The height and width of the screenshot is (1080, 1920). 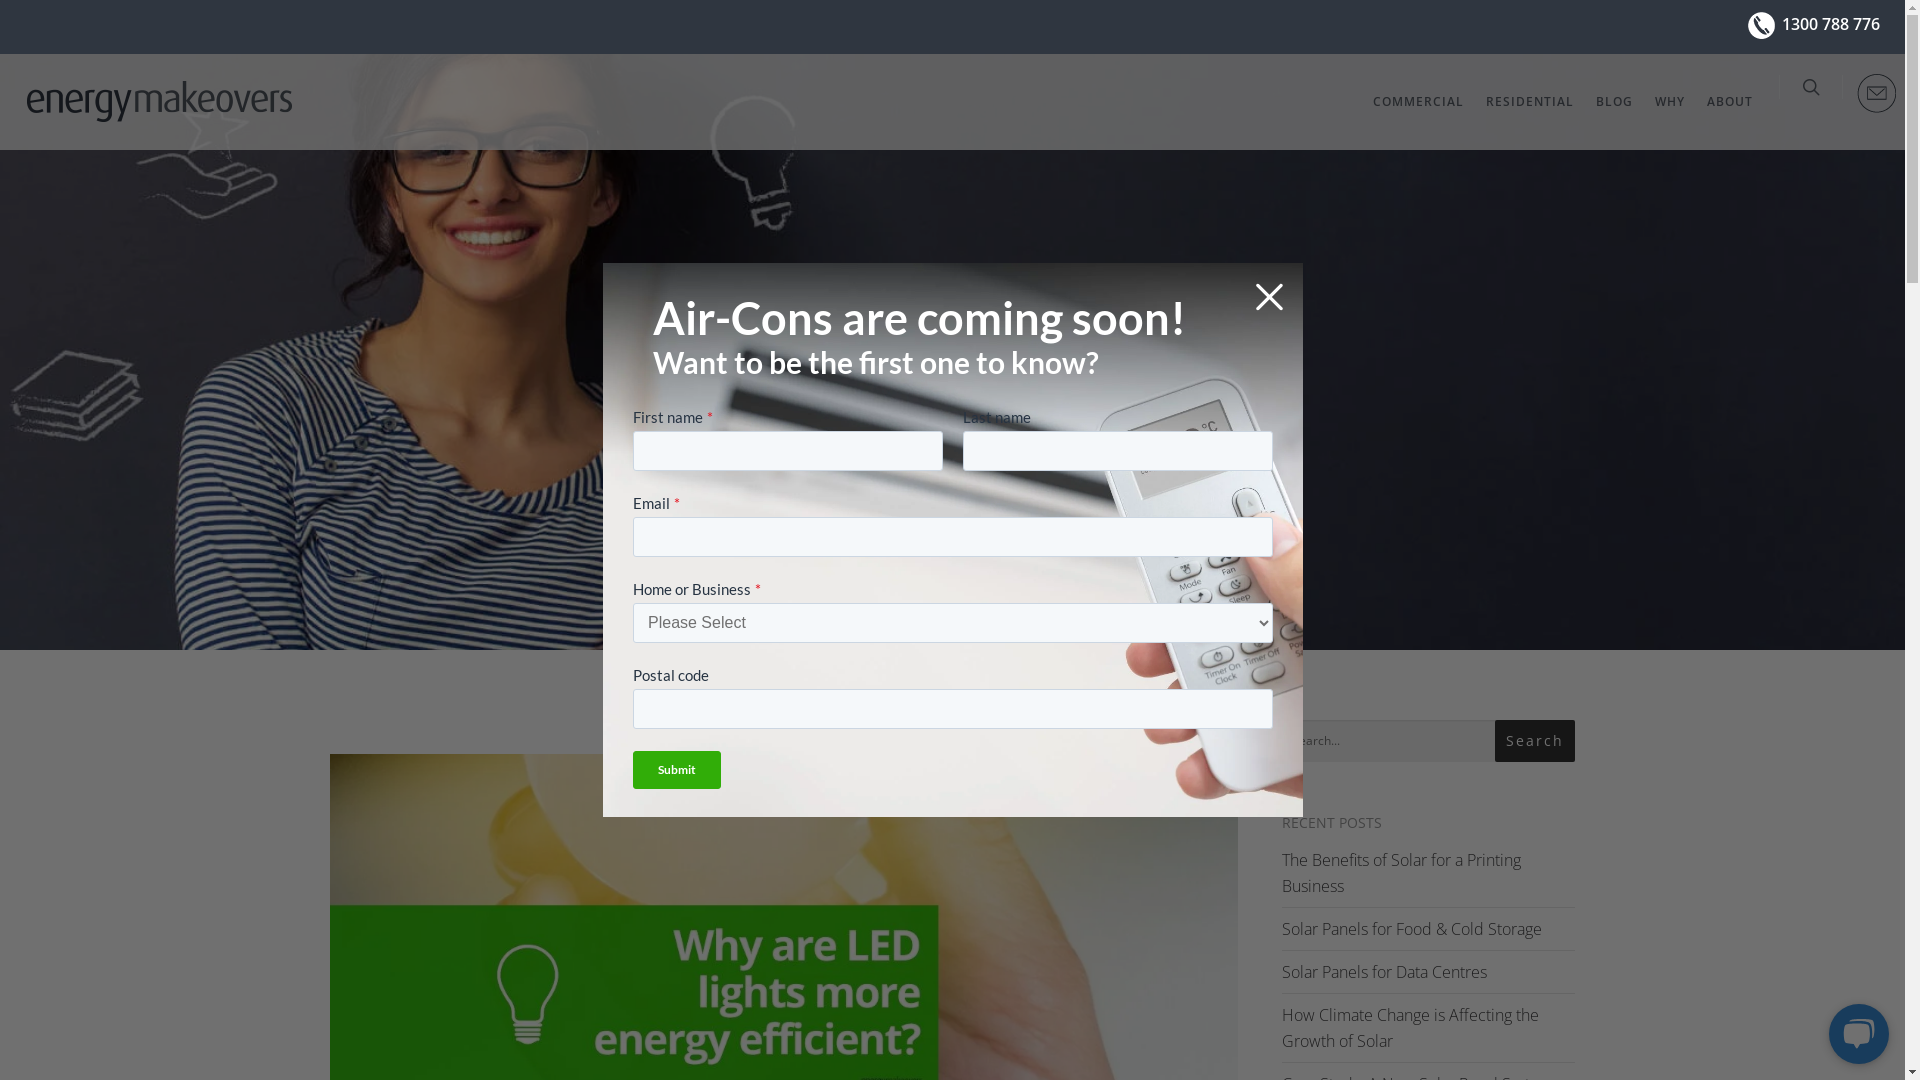 I want to click on '1300 788 776', so click(x=1830, y=23).